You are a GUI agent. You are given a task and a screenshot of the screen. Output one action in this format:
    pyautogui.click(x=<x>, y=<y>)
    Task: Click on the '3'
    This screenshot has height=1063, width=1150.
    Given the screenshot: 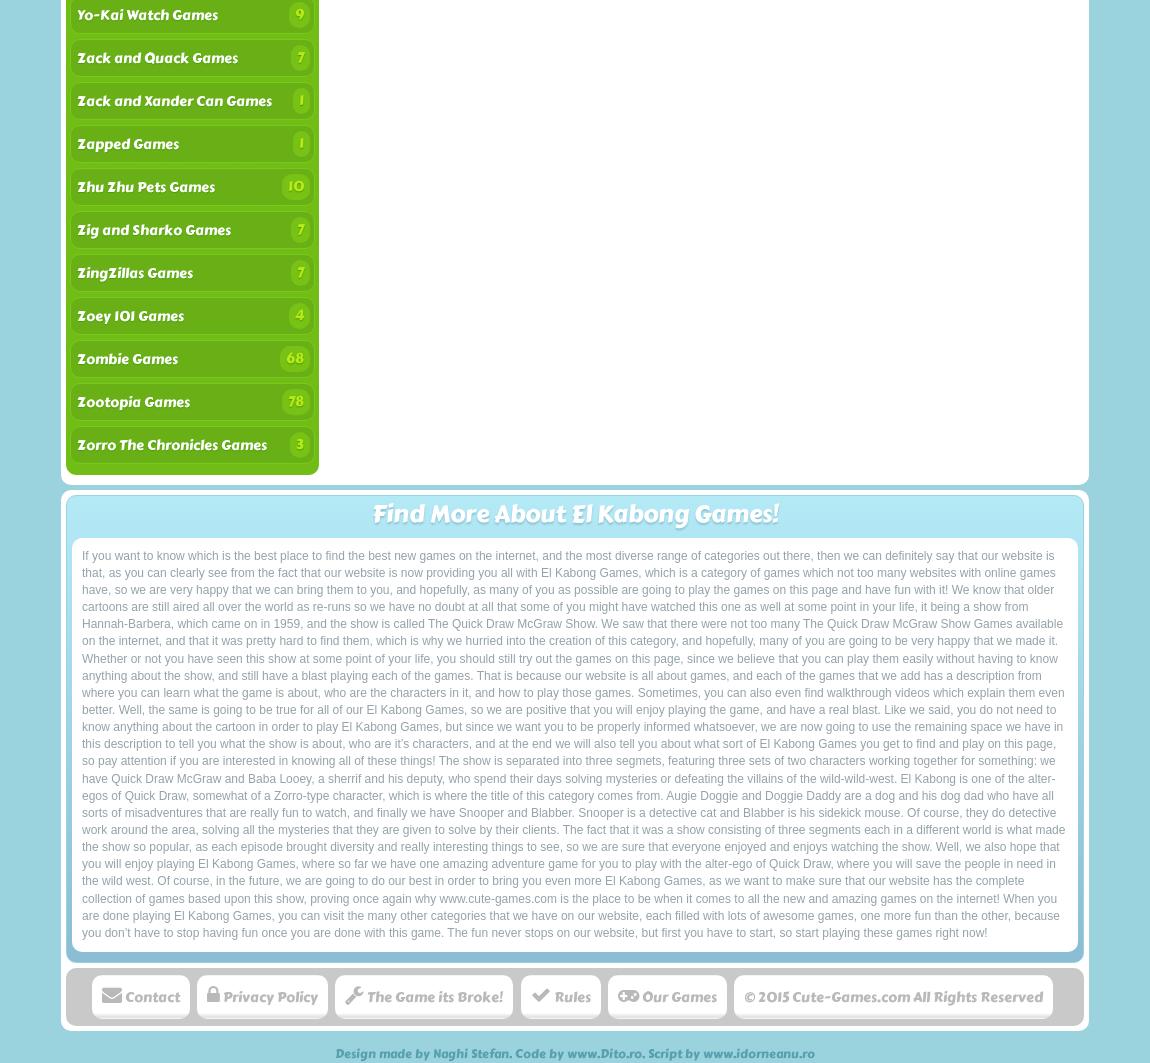 What is the action you would take?
    pyautogui.click(x=296, y=444)
    